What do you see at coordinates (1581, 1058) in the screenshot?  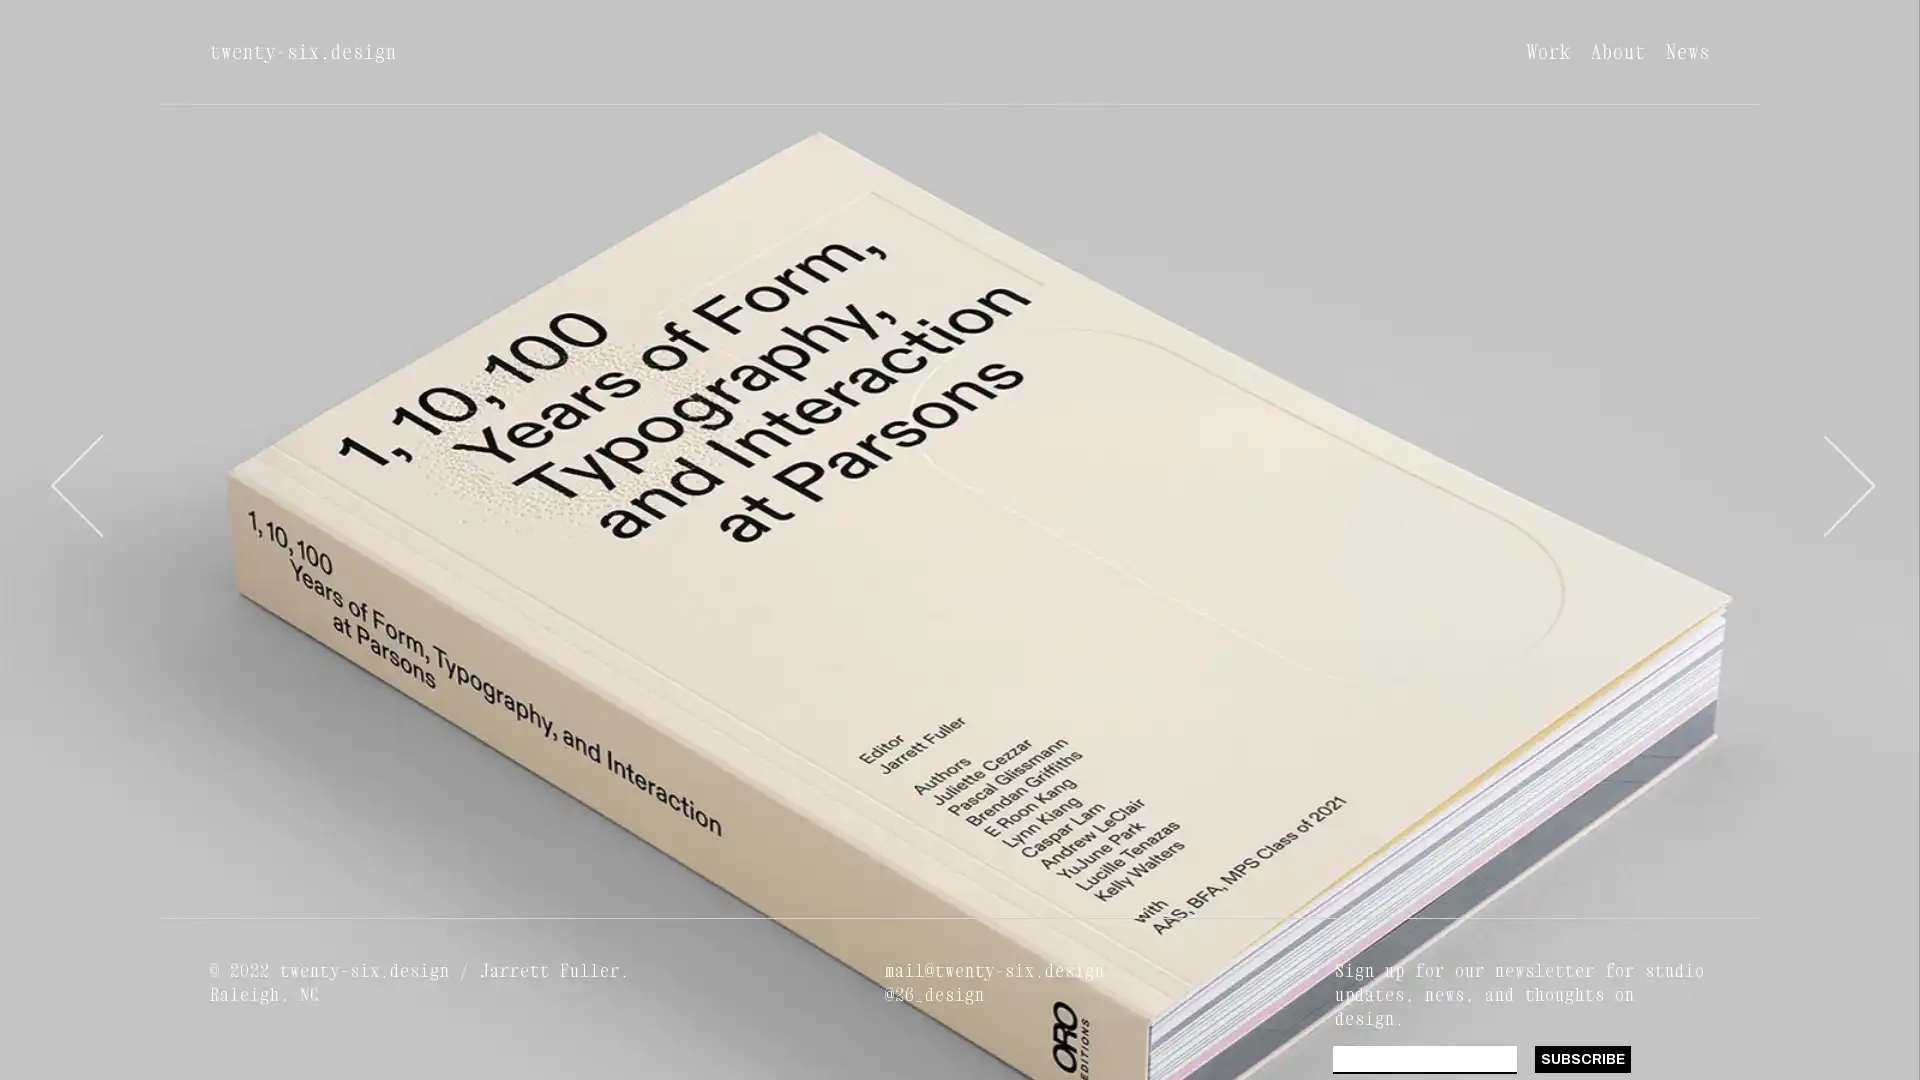 I see `Subscribe` at bounding box center [1581, 1058].